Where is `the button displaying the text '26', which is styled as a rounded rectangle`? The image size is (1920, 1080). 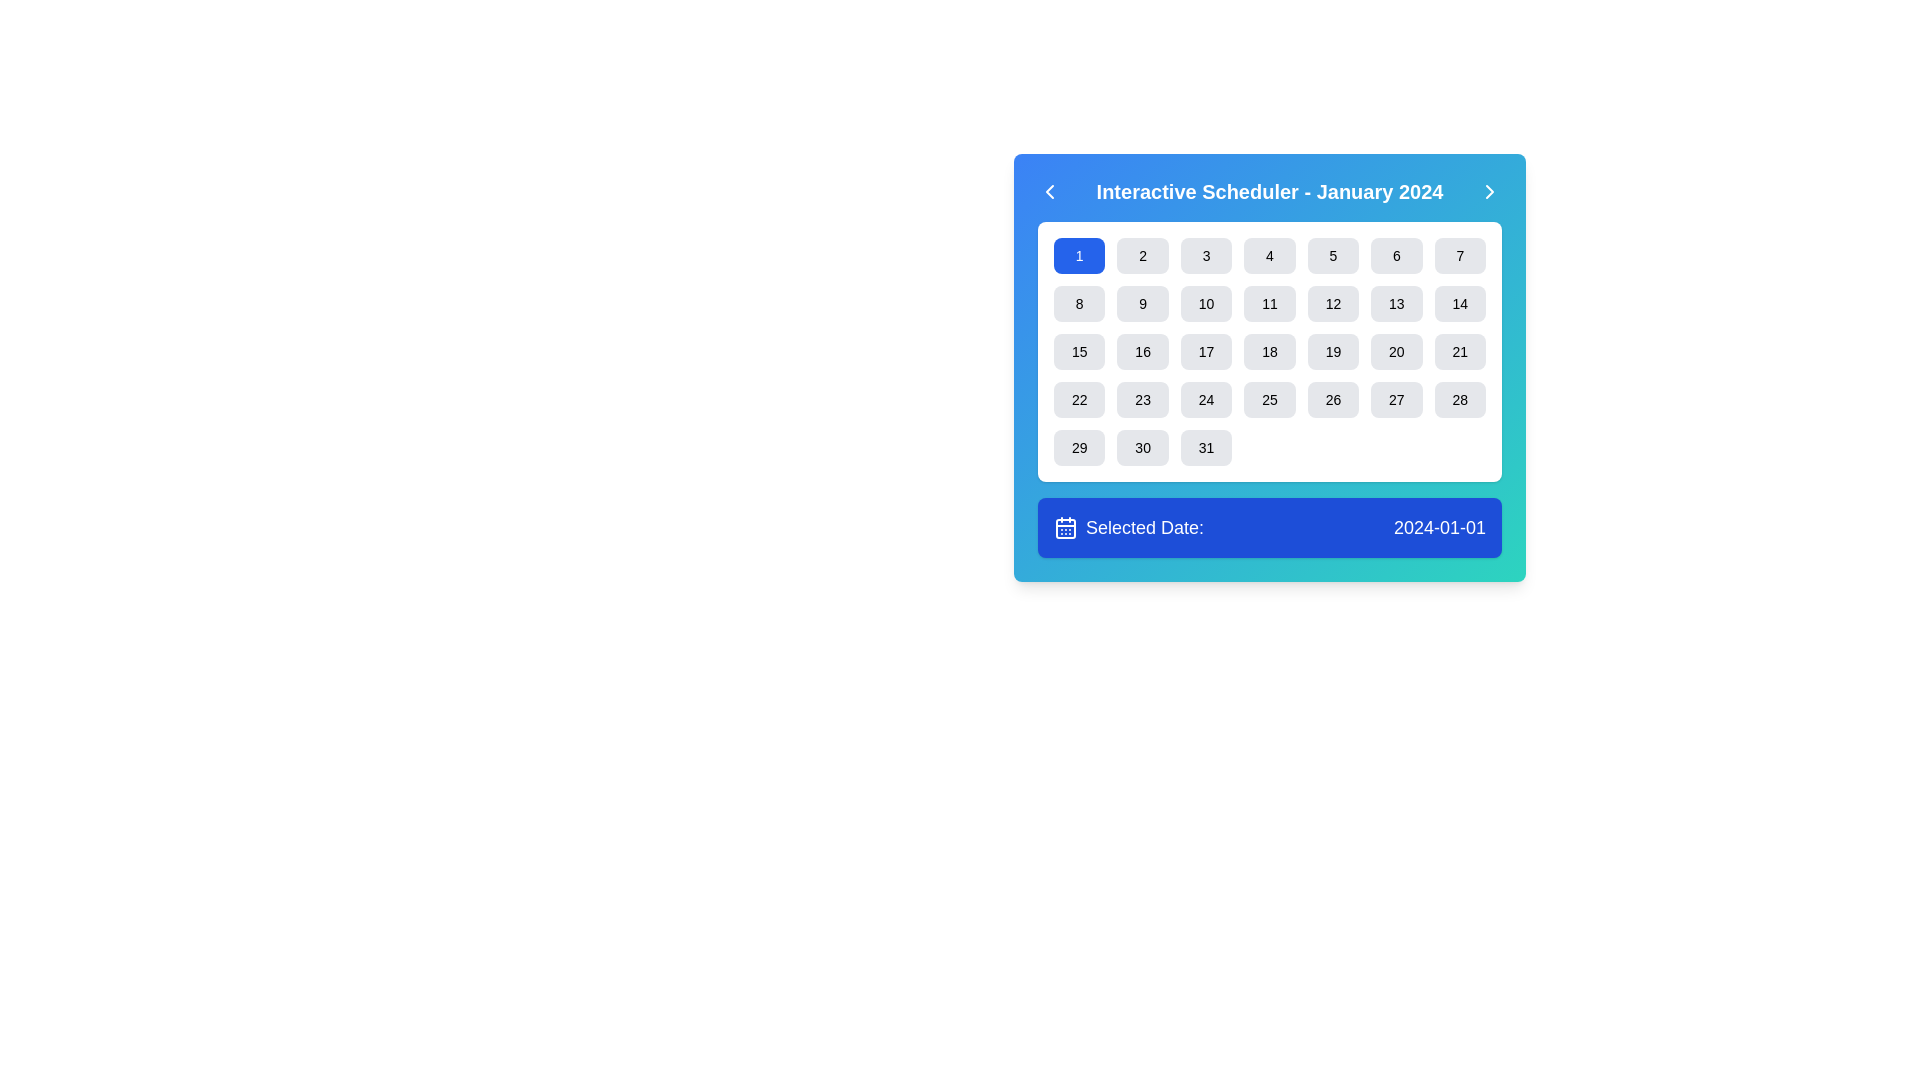 the button displaying the text '26', which is styled as a rounded rectangle is located at coordinates (1333, 400).